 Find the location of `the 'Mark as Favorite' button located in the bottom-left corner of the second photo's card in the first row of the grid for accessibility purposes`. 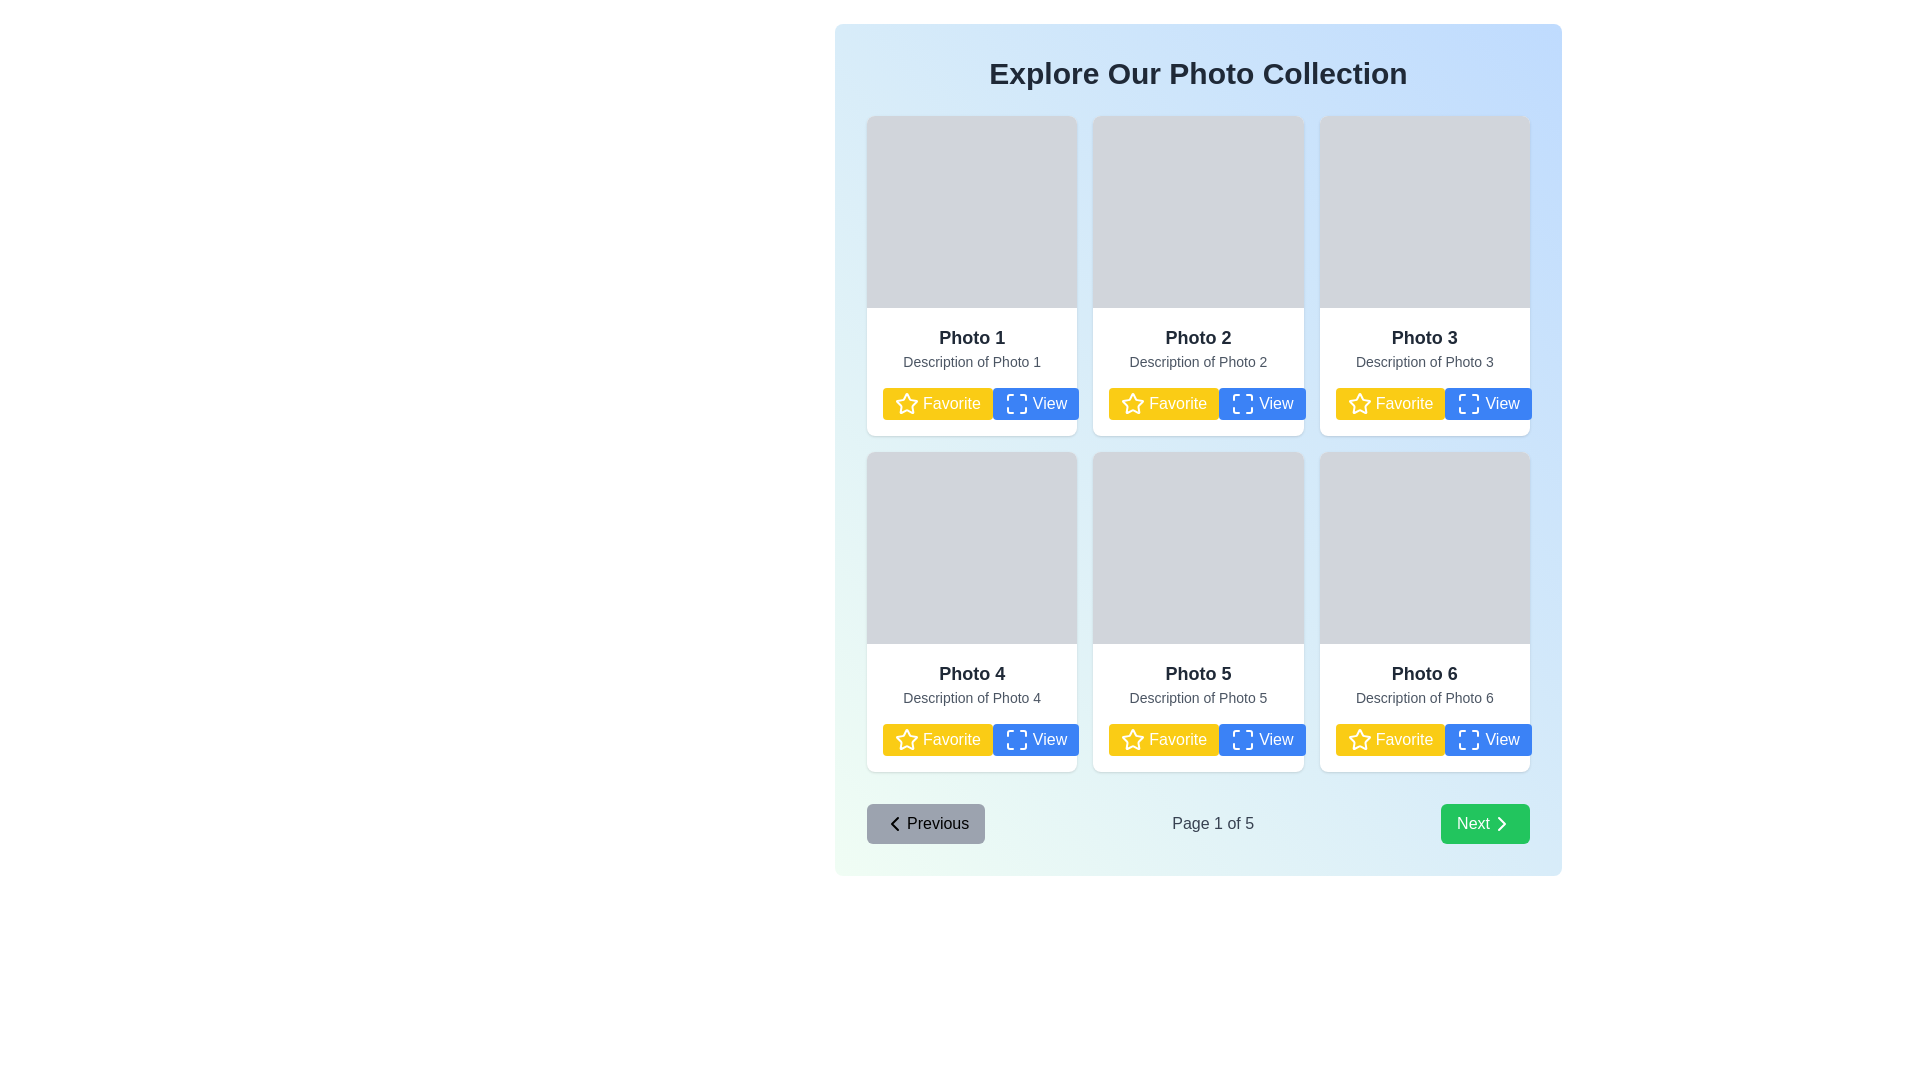

the 'Mark as Favorite' button located in the bottom-left corner of the second photo's card in the first row of the grid for accessibility purposes is located at coordinates (1198, 404).